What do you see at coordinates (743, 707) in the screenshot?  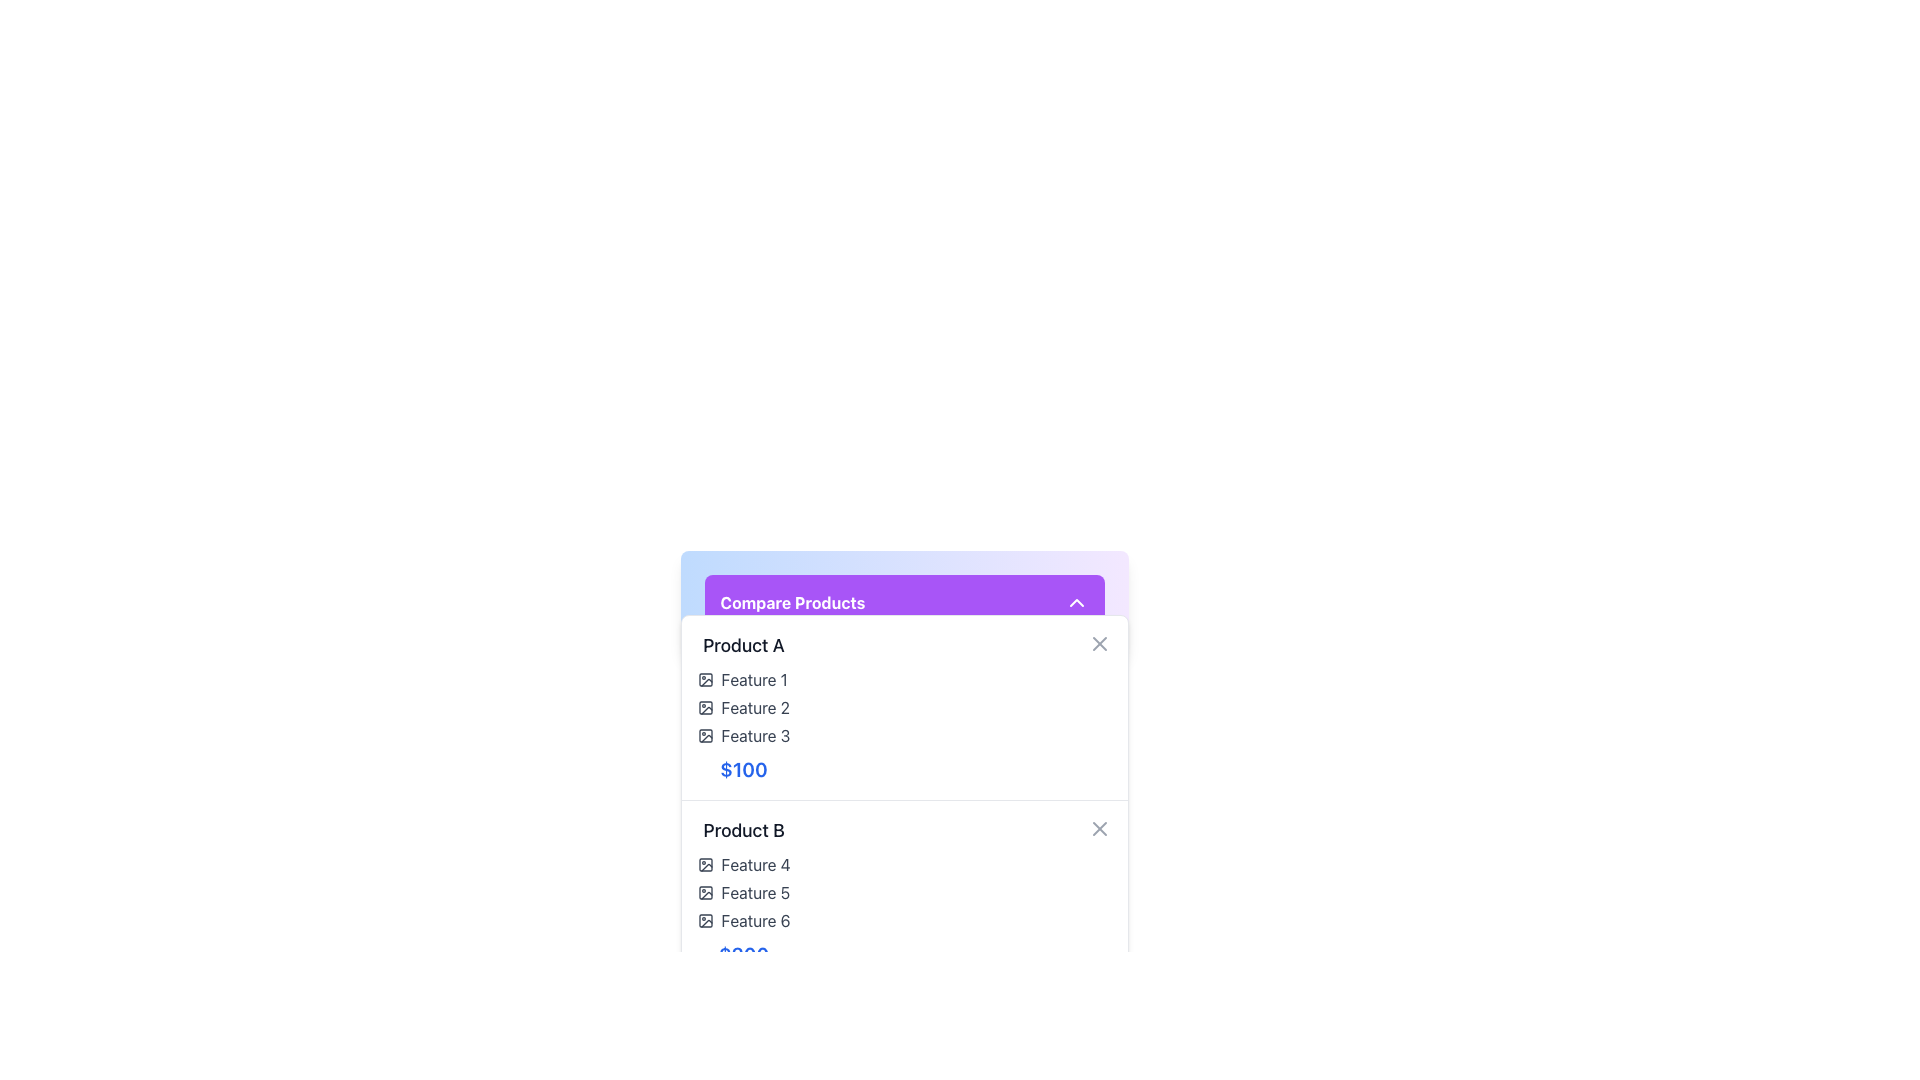 I see `the text 'Feature 2' with the accompanying icon to highlight it` at bounding box center [743, 707].